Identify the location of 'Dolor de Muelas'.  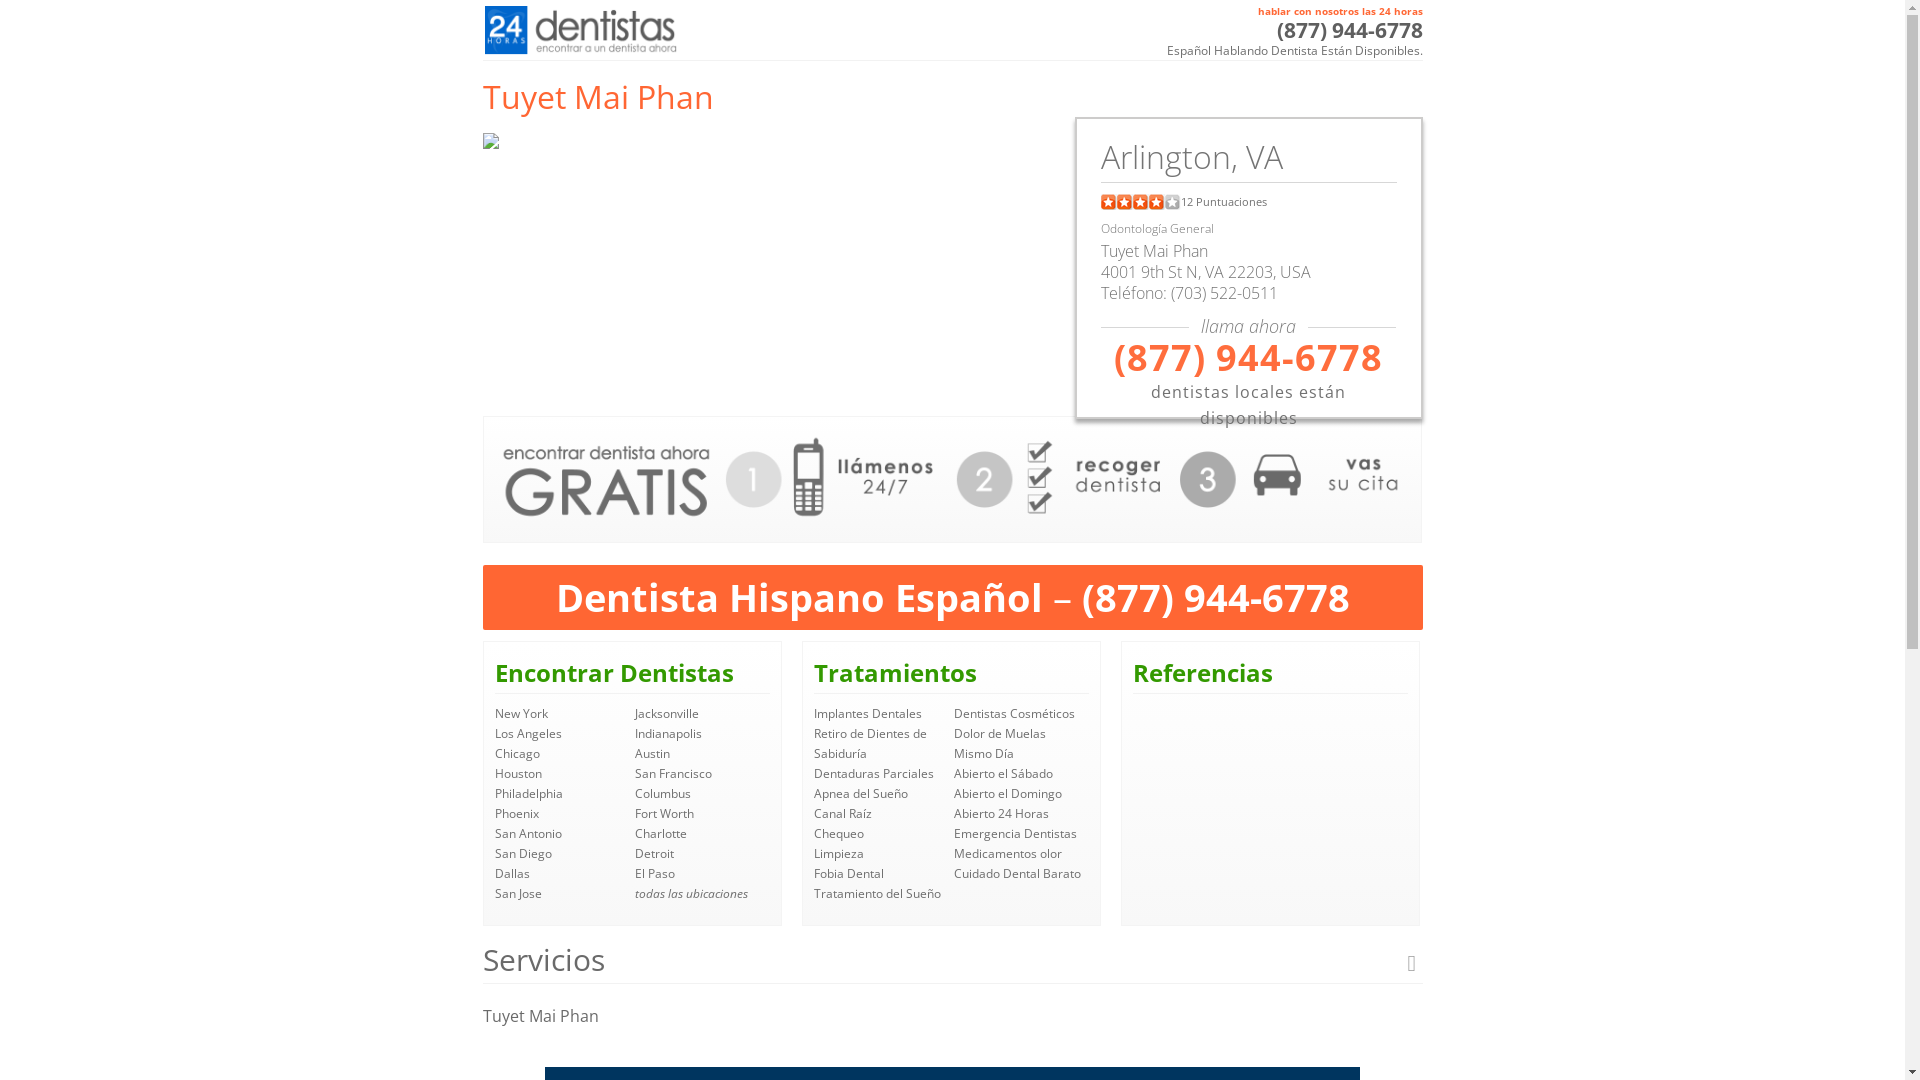
(999, 733).